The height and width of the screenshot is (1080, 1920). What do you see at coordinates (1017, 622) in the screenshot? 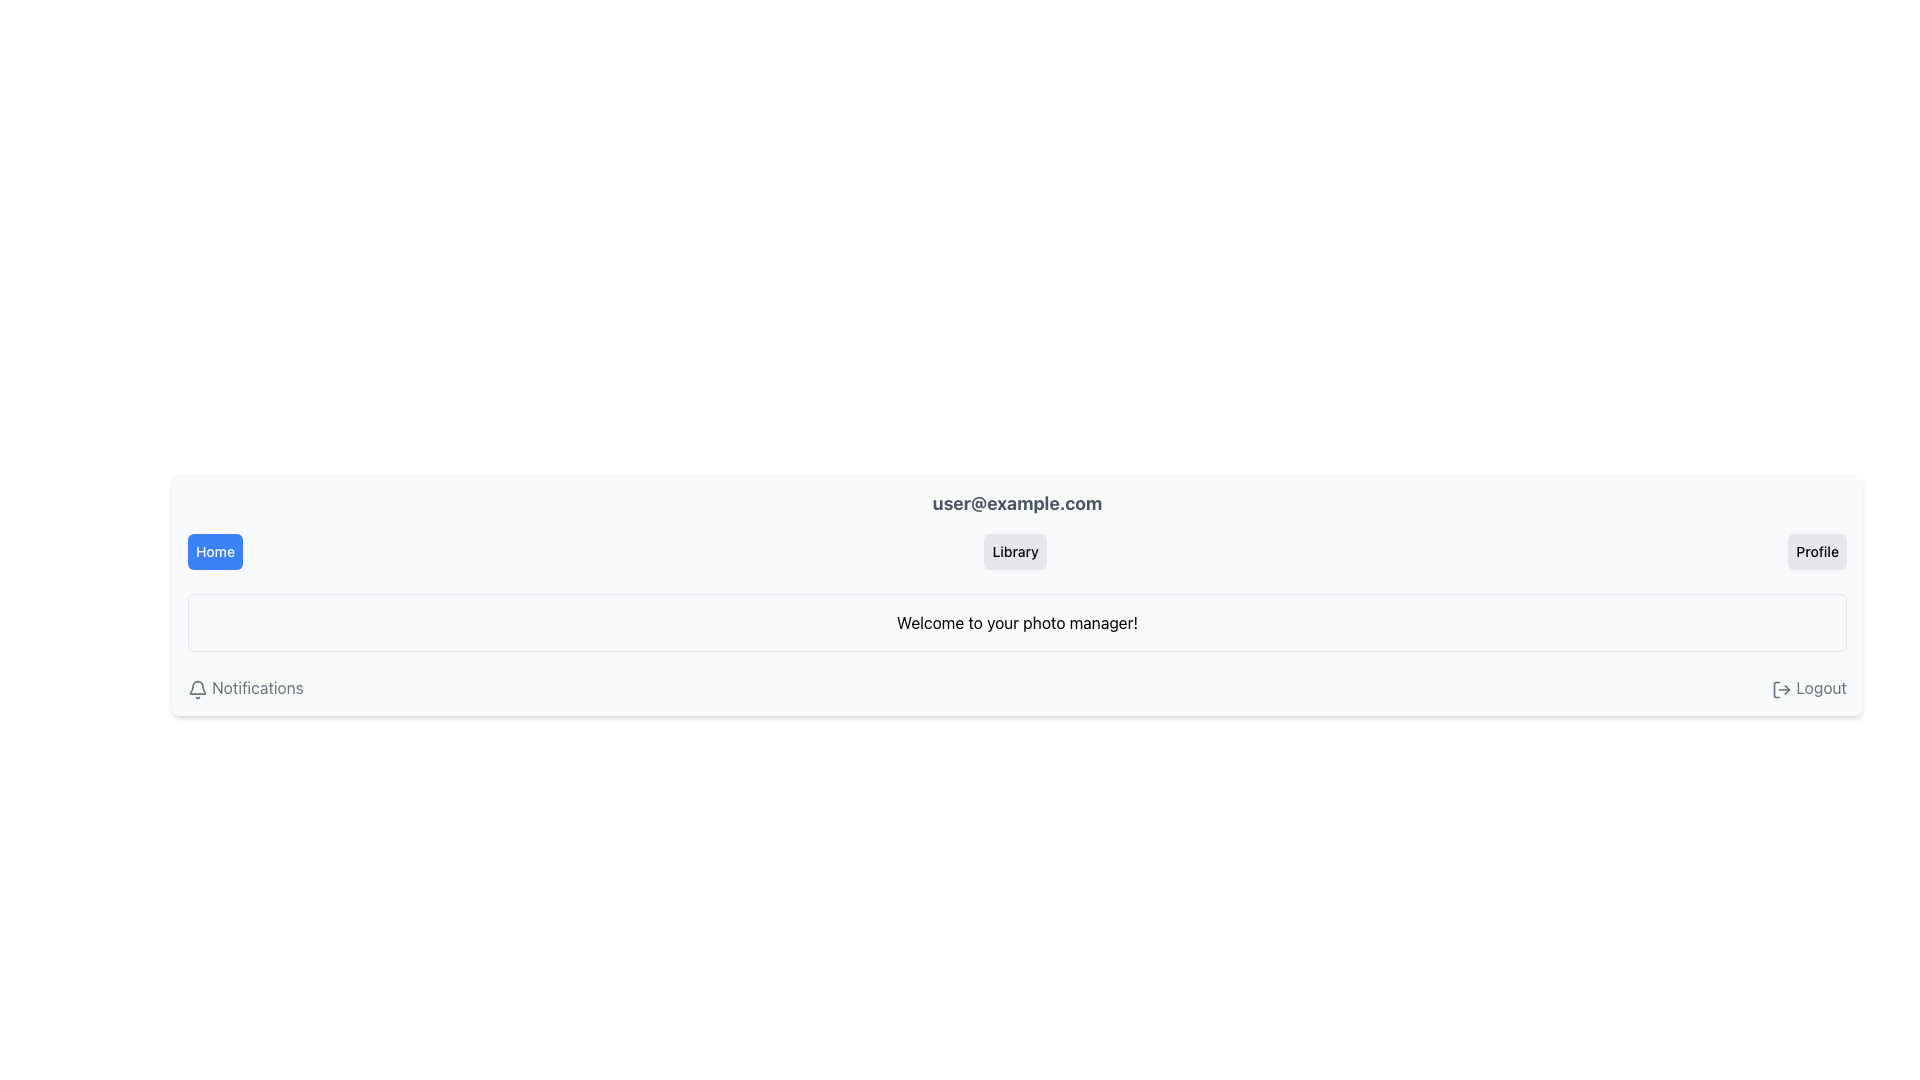
I see `the static text element that provides a welcoming statement to users, which is positioned below the user email and Library button, and above the lower navigation options like Notifications and Logout` at bounding box center [1017, 622].